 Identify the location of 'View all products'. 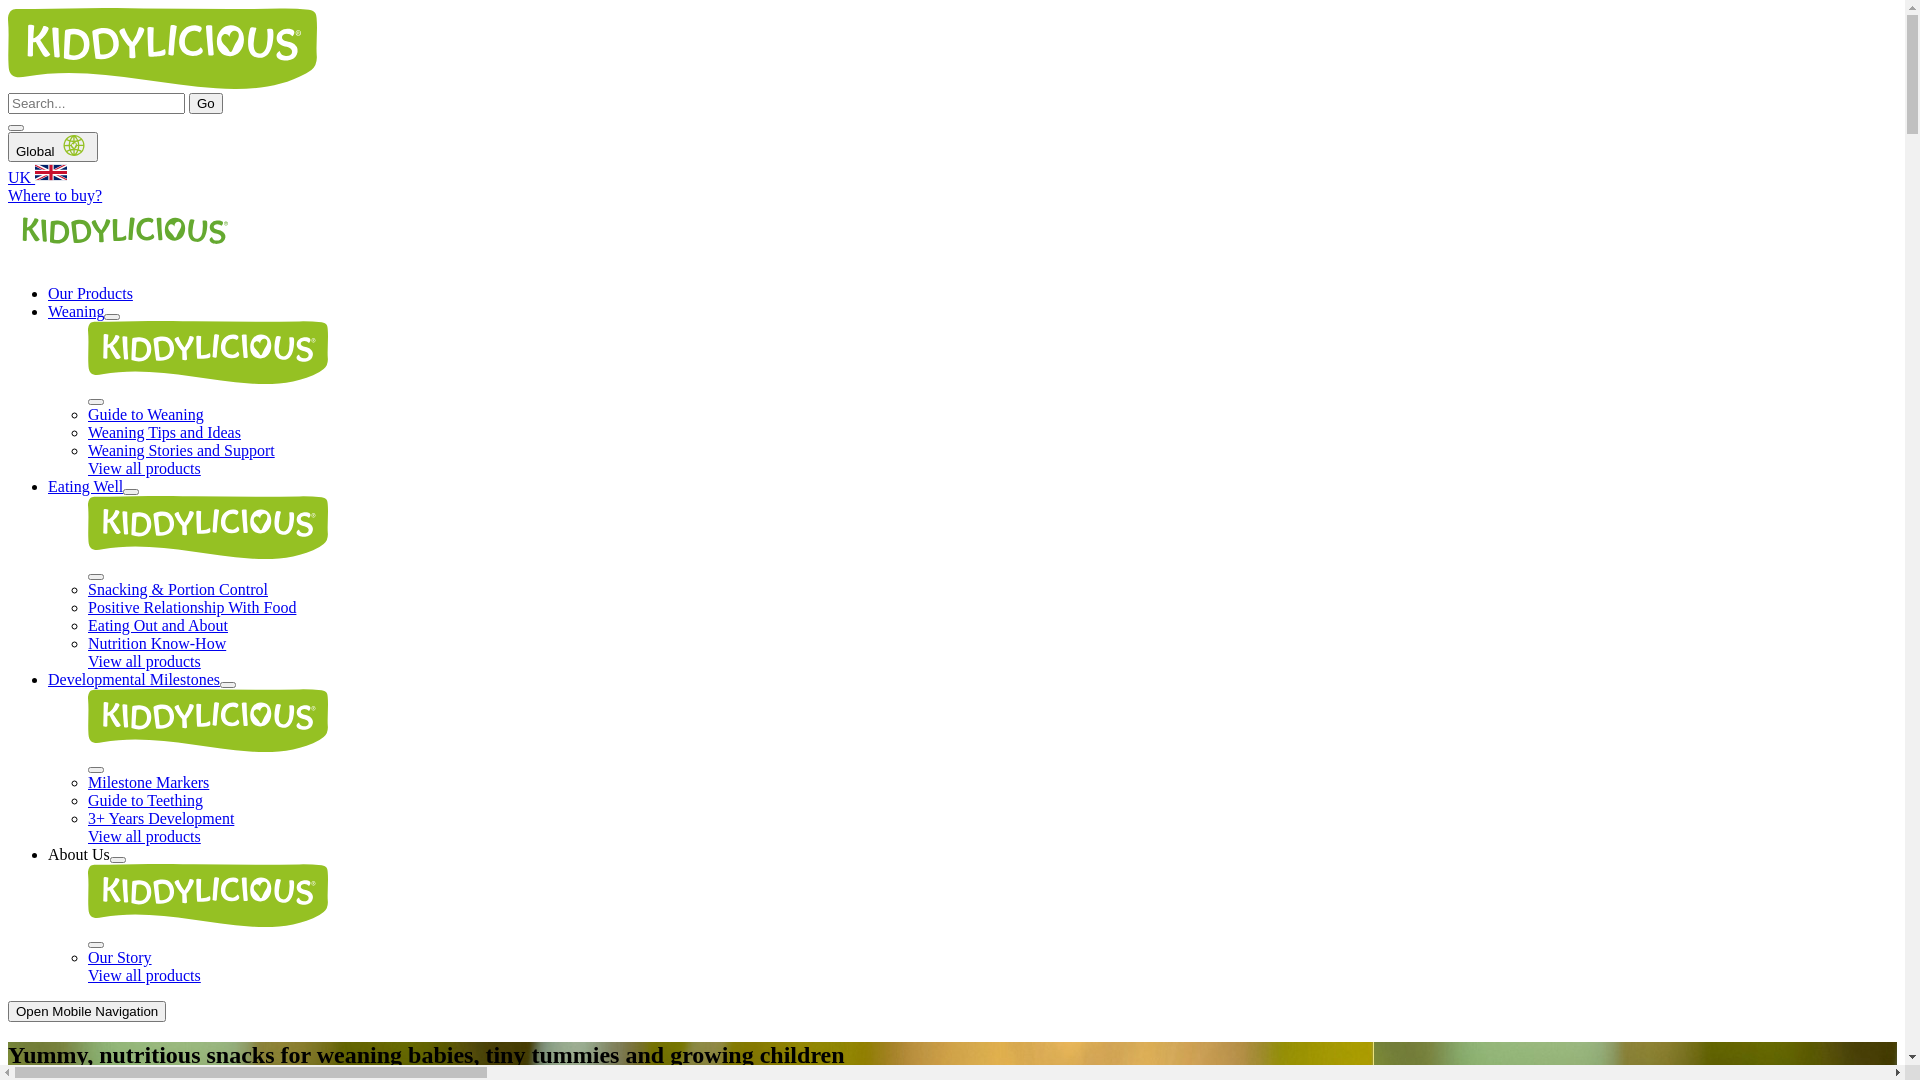
(143, 974).